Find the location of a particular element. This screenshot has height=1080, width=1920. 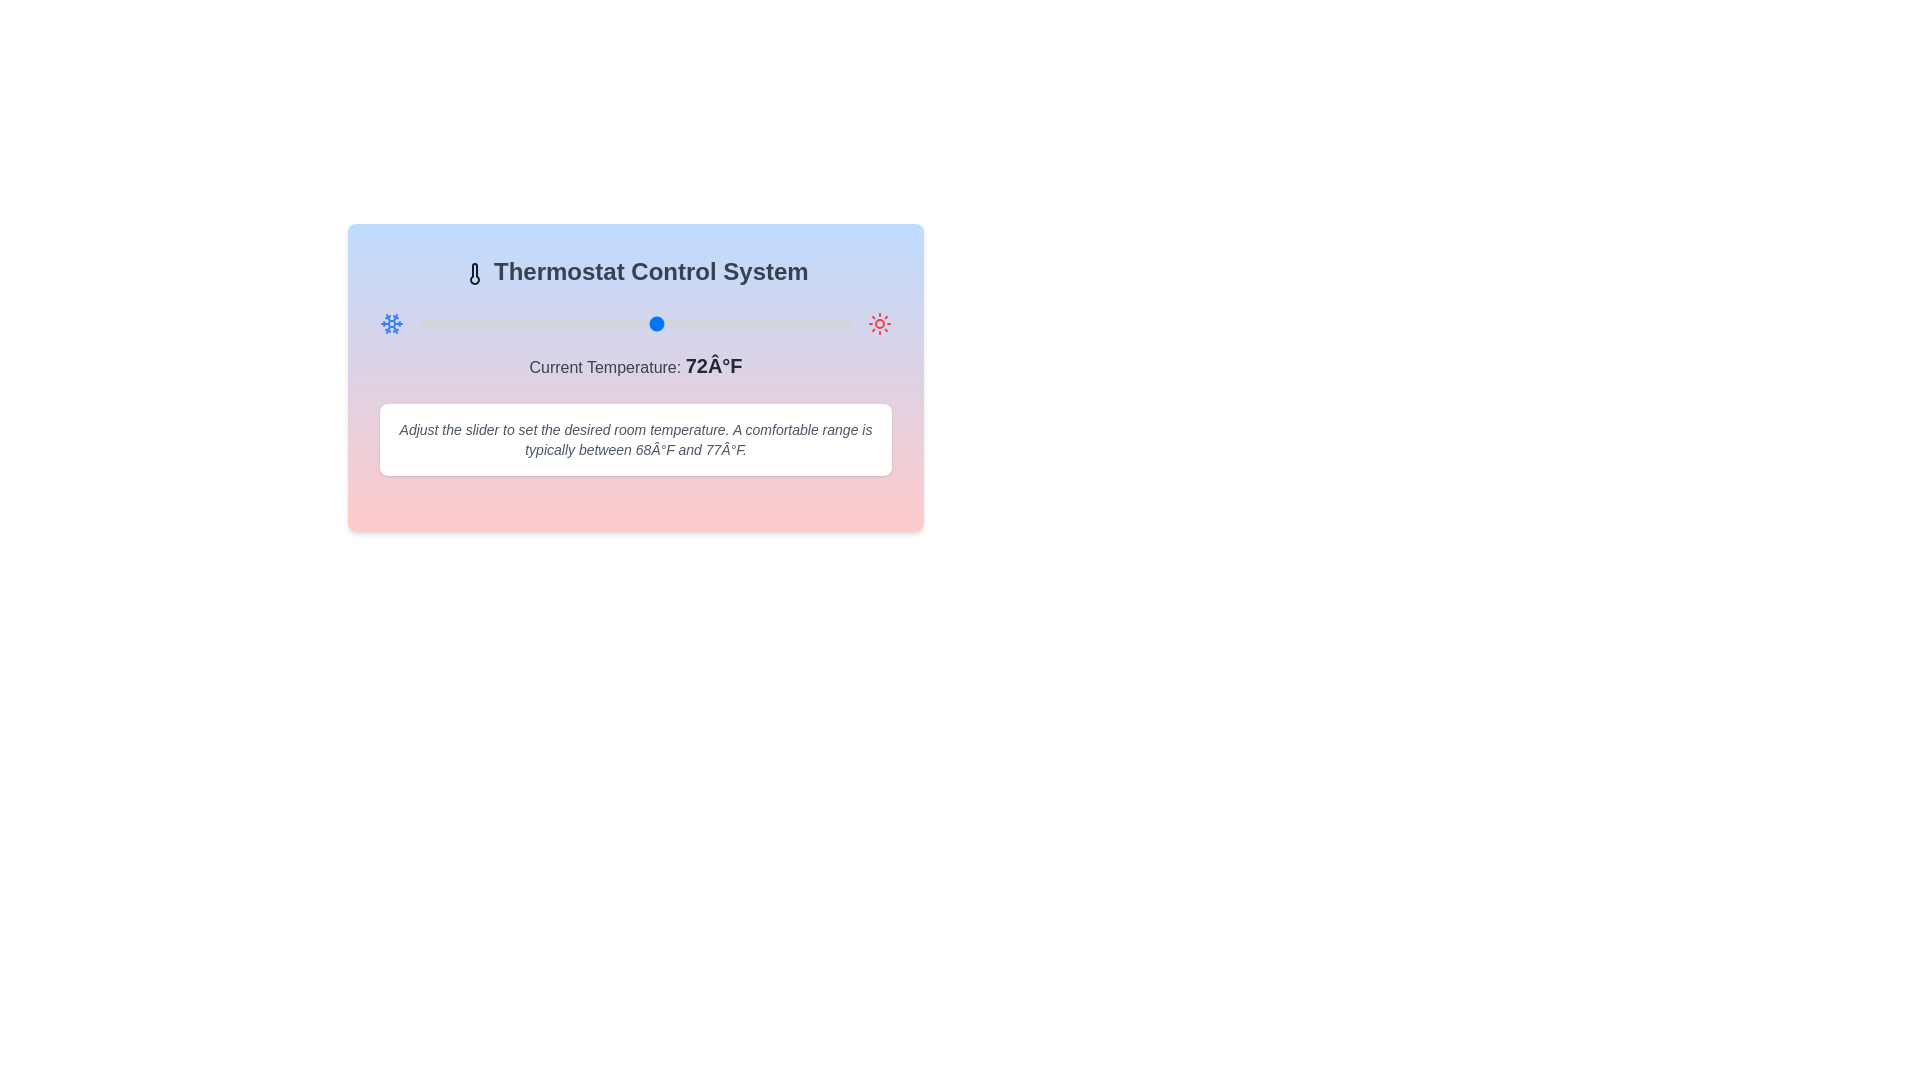

the snowflake icon to activate its functionality is located at coordinates (392, 323).